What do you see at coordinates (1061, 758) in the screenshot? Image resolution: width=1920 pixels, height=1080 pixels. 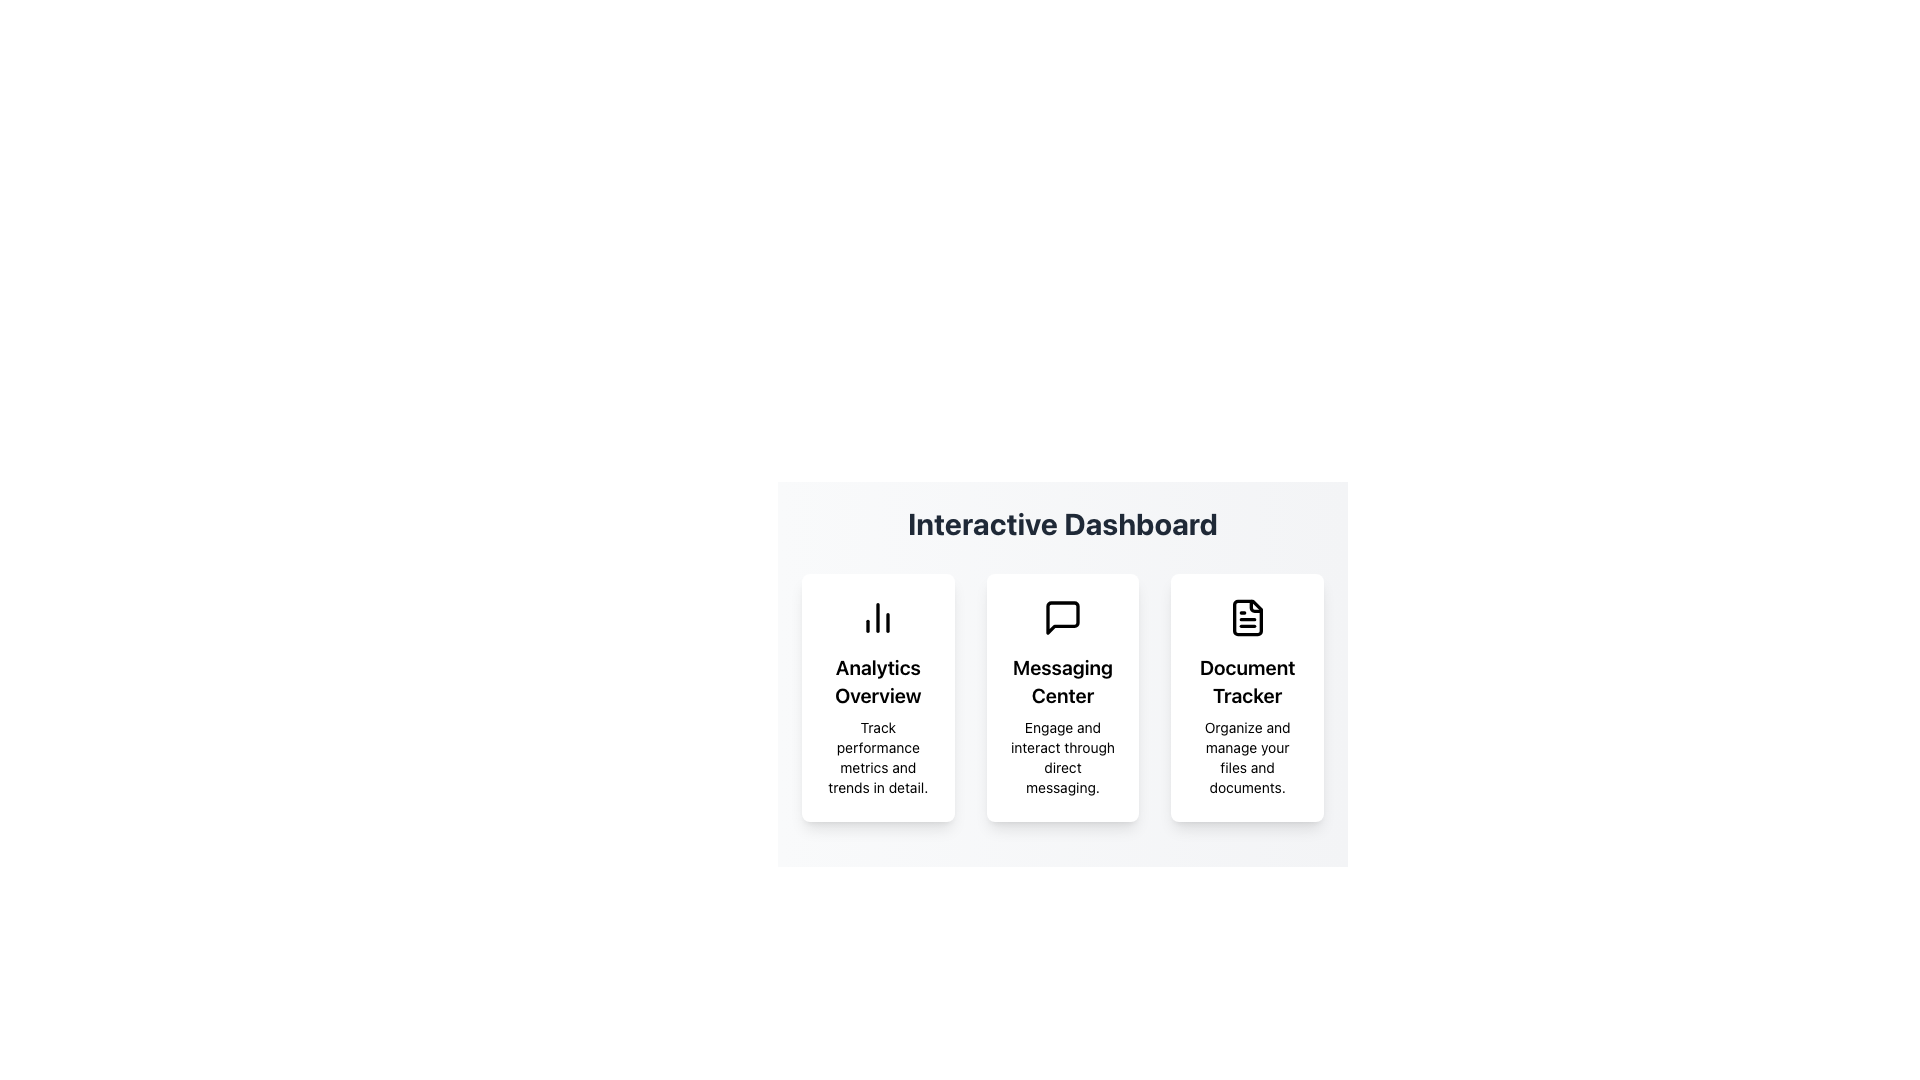 I see `the descriptive text located in the bottom section of the 'Messaging Center' card, which is positioned beneath the larger title and is the middle card in a row of three under the 'Interactive Dashboard' header` at bounding box center [1061, 758].